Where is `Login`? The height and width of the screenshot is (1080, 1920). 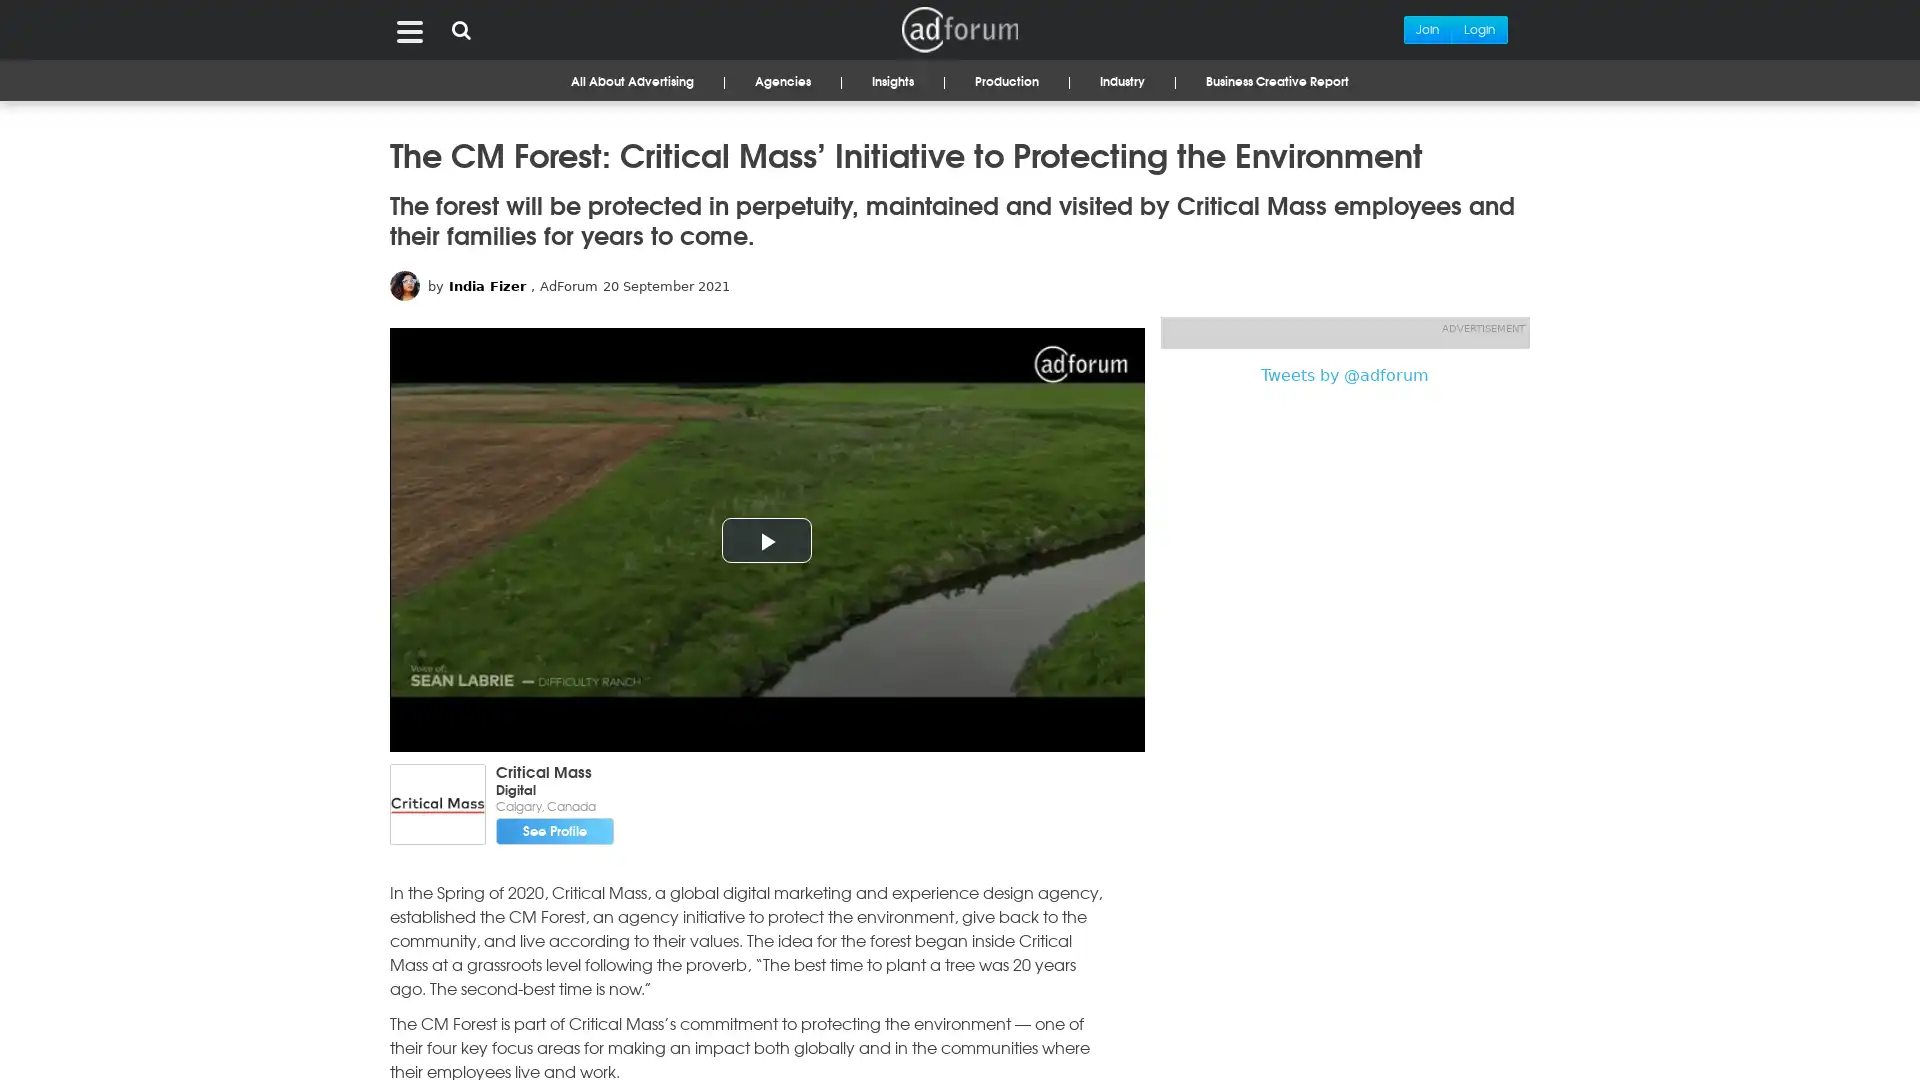 Login is located at coordinates (1479, 30).